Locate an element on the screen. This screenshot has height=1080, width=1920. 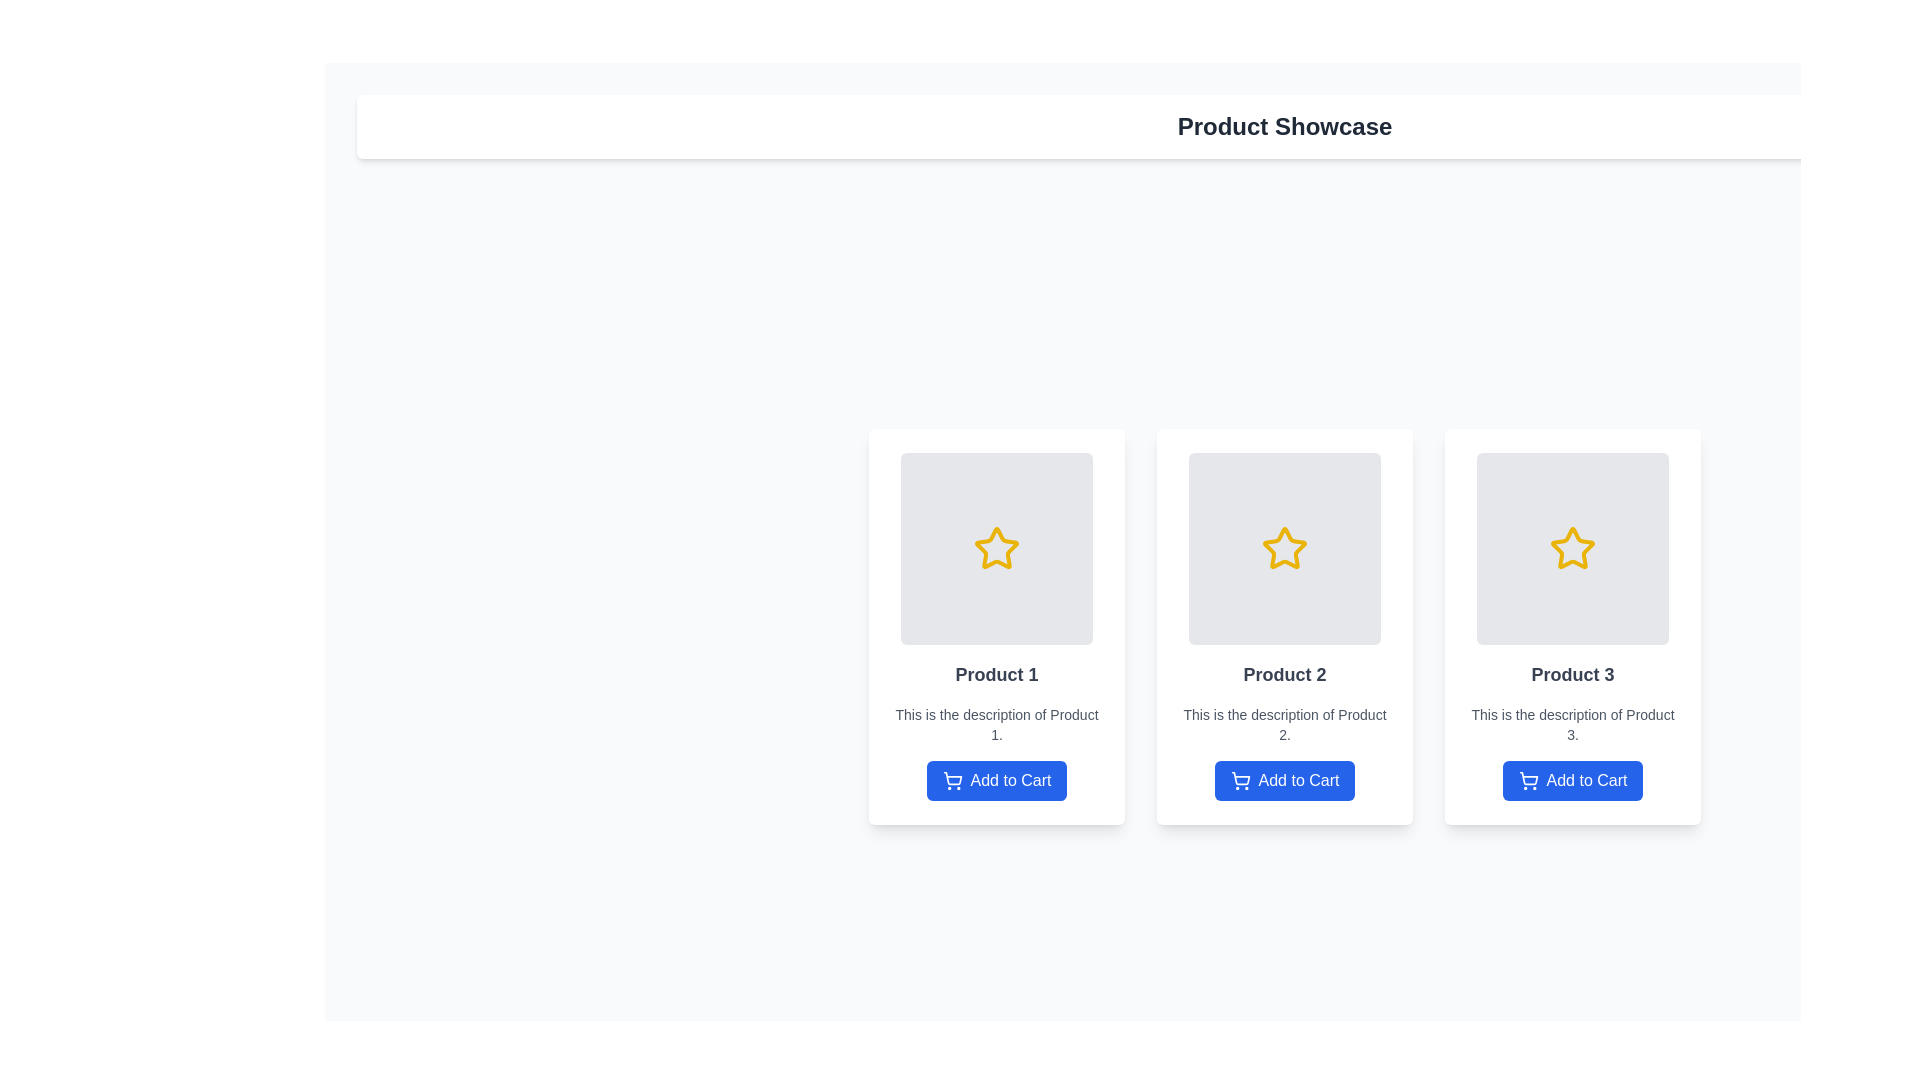
the star icon located at the center top section of the second product card, above the 'Product 2' text is located at coordinates (1285, 548).